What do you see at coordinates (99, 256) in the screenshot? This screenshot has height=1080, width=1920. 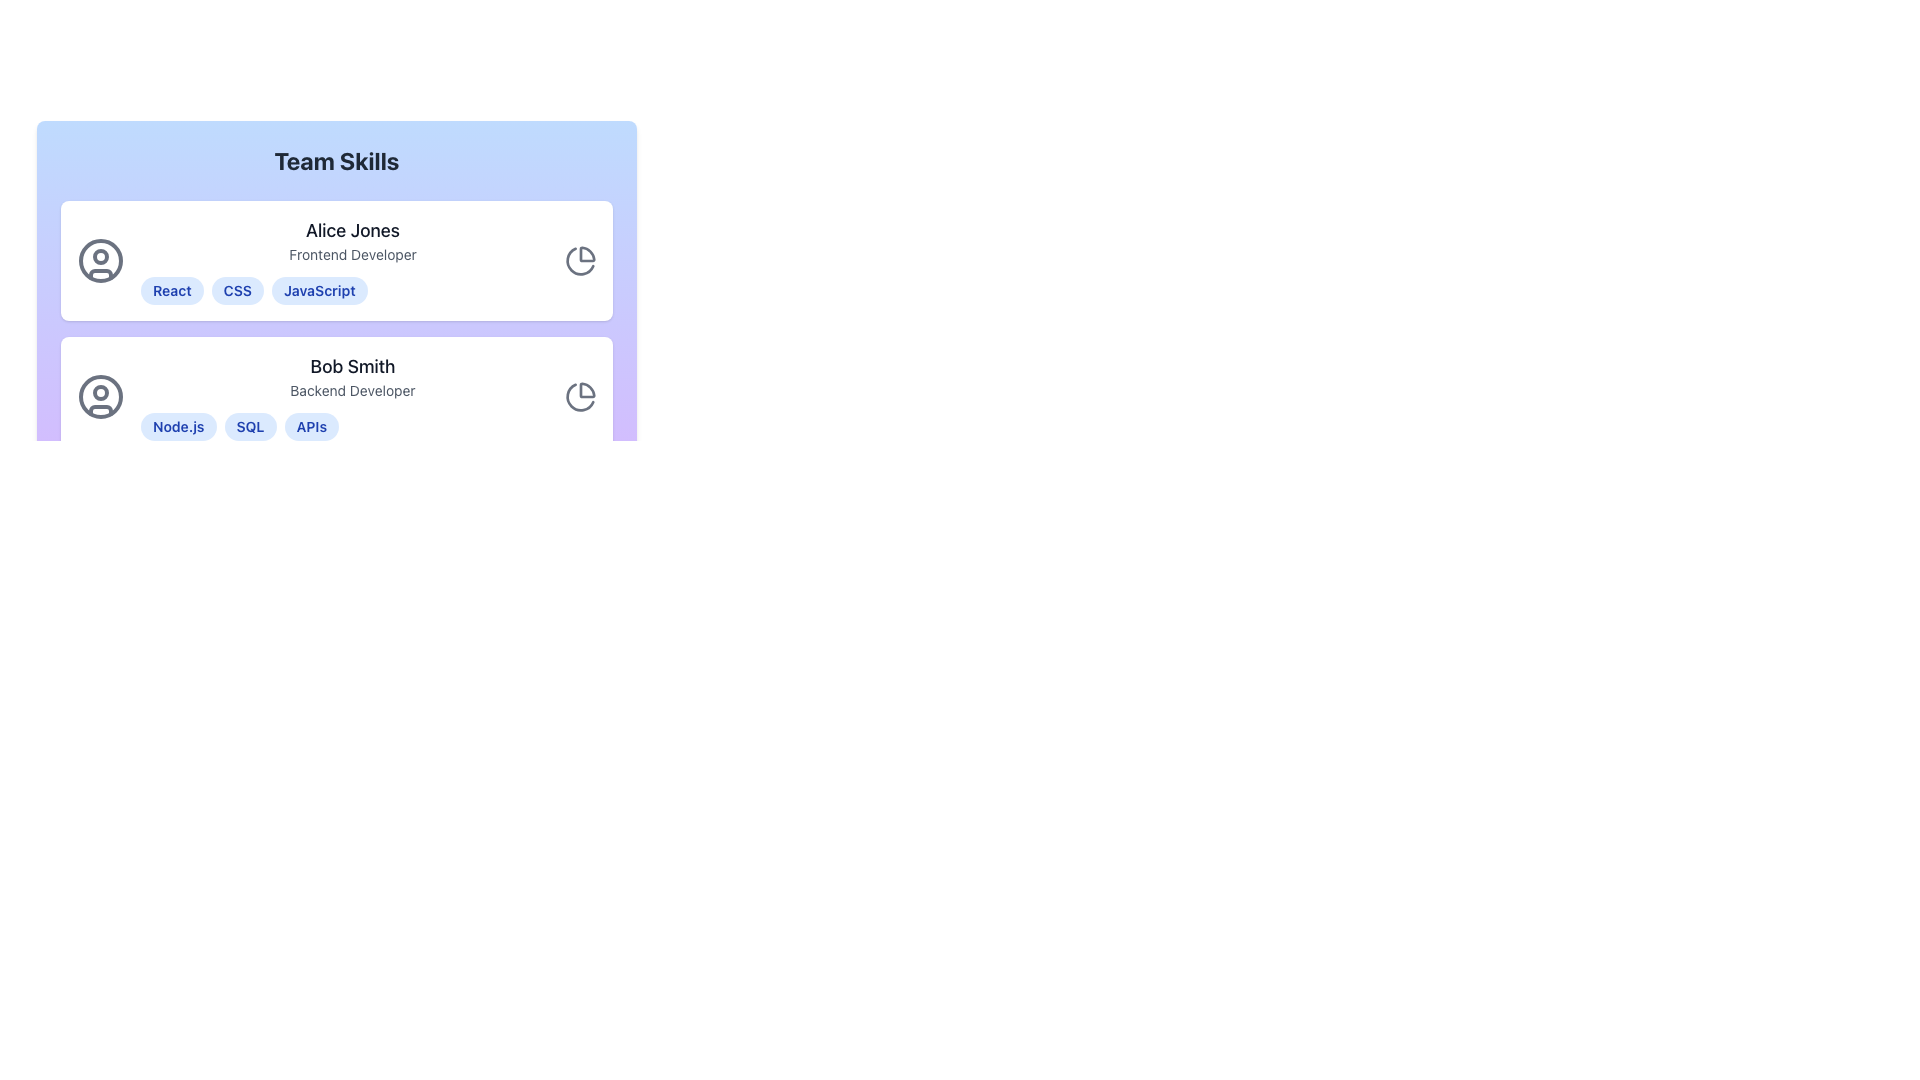 I see `the small filled circle within the profile icon for 'Alice Jones' in the 'Team Skills' section` at bounding box center [99, 256].